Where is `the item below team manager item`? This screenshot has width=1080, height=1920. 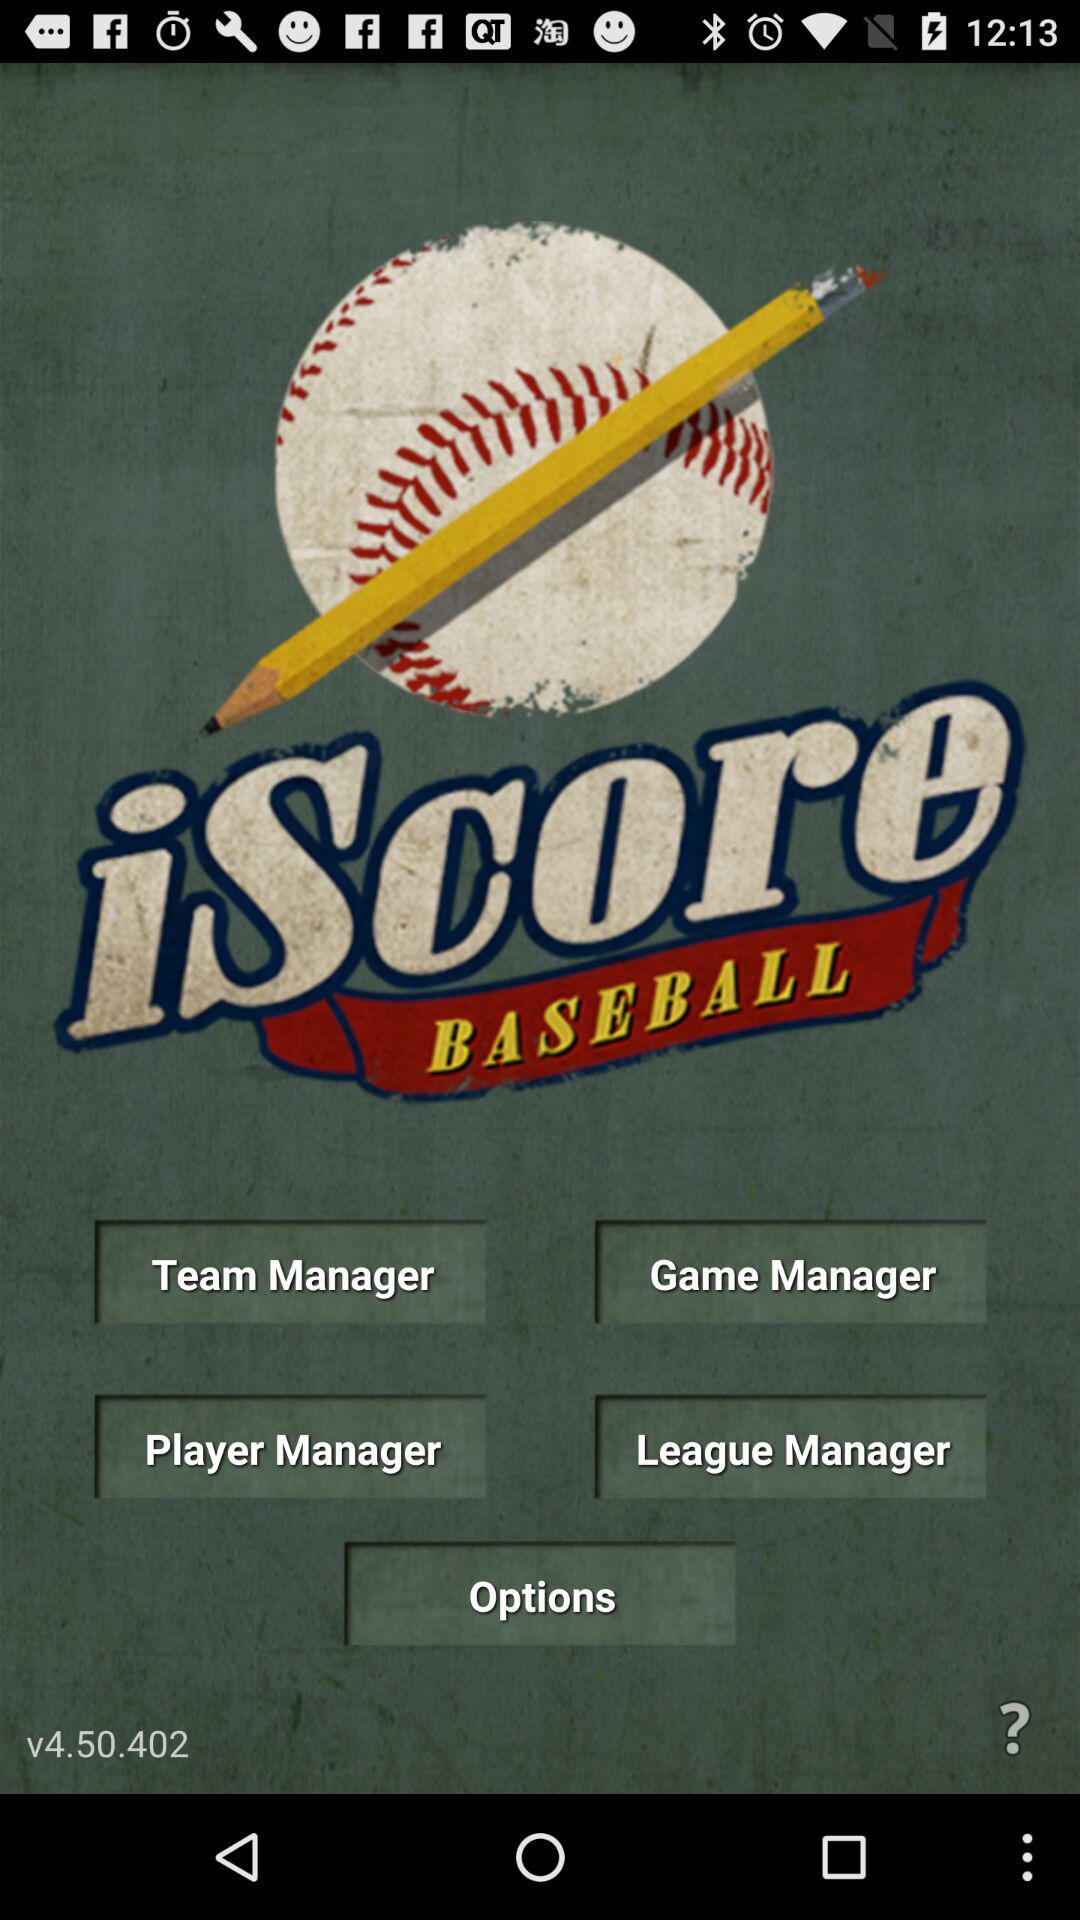 the item below team manager item is located at coordinates (289, 1446).